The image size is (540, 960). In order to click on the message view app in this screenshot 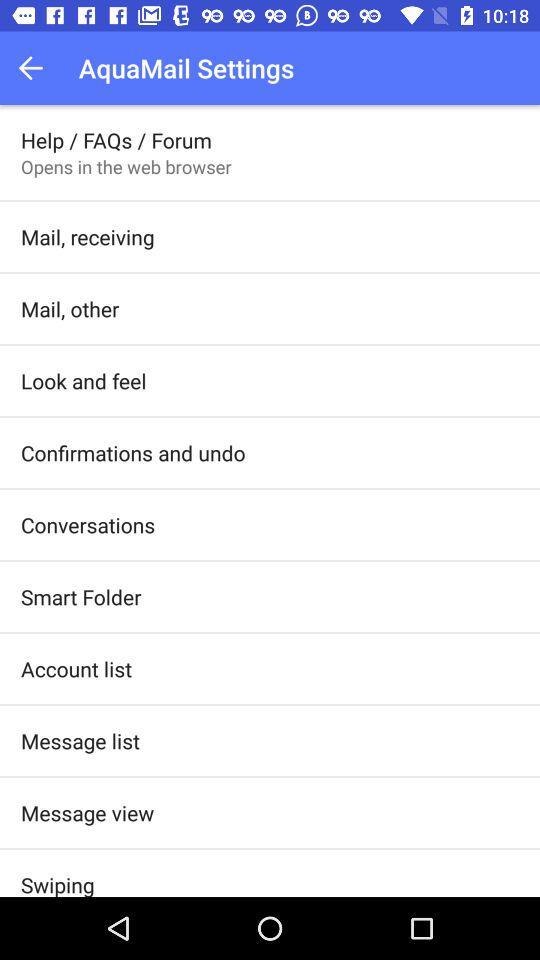, I will do `click(86, 813)`.